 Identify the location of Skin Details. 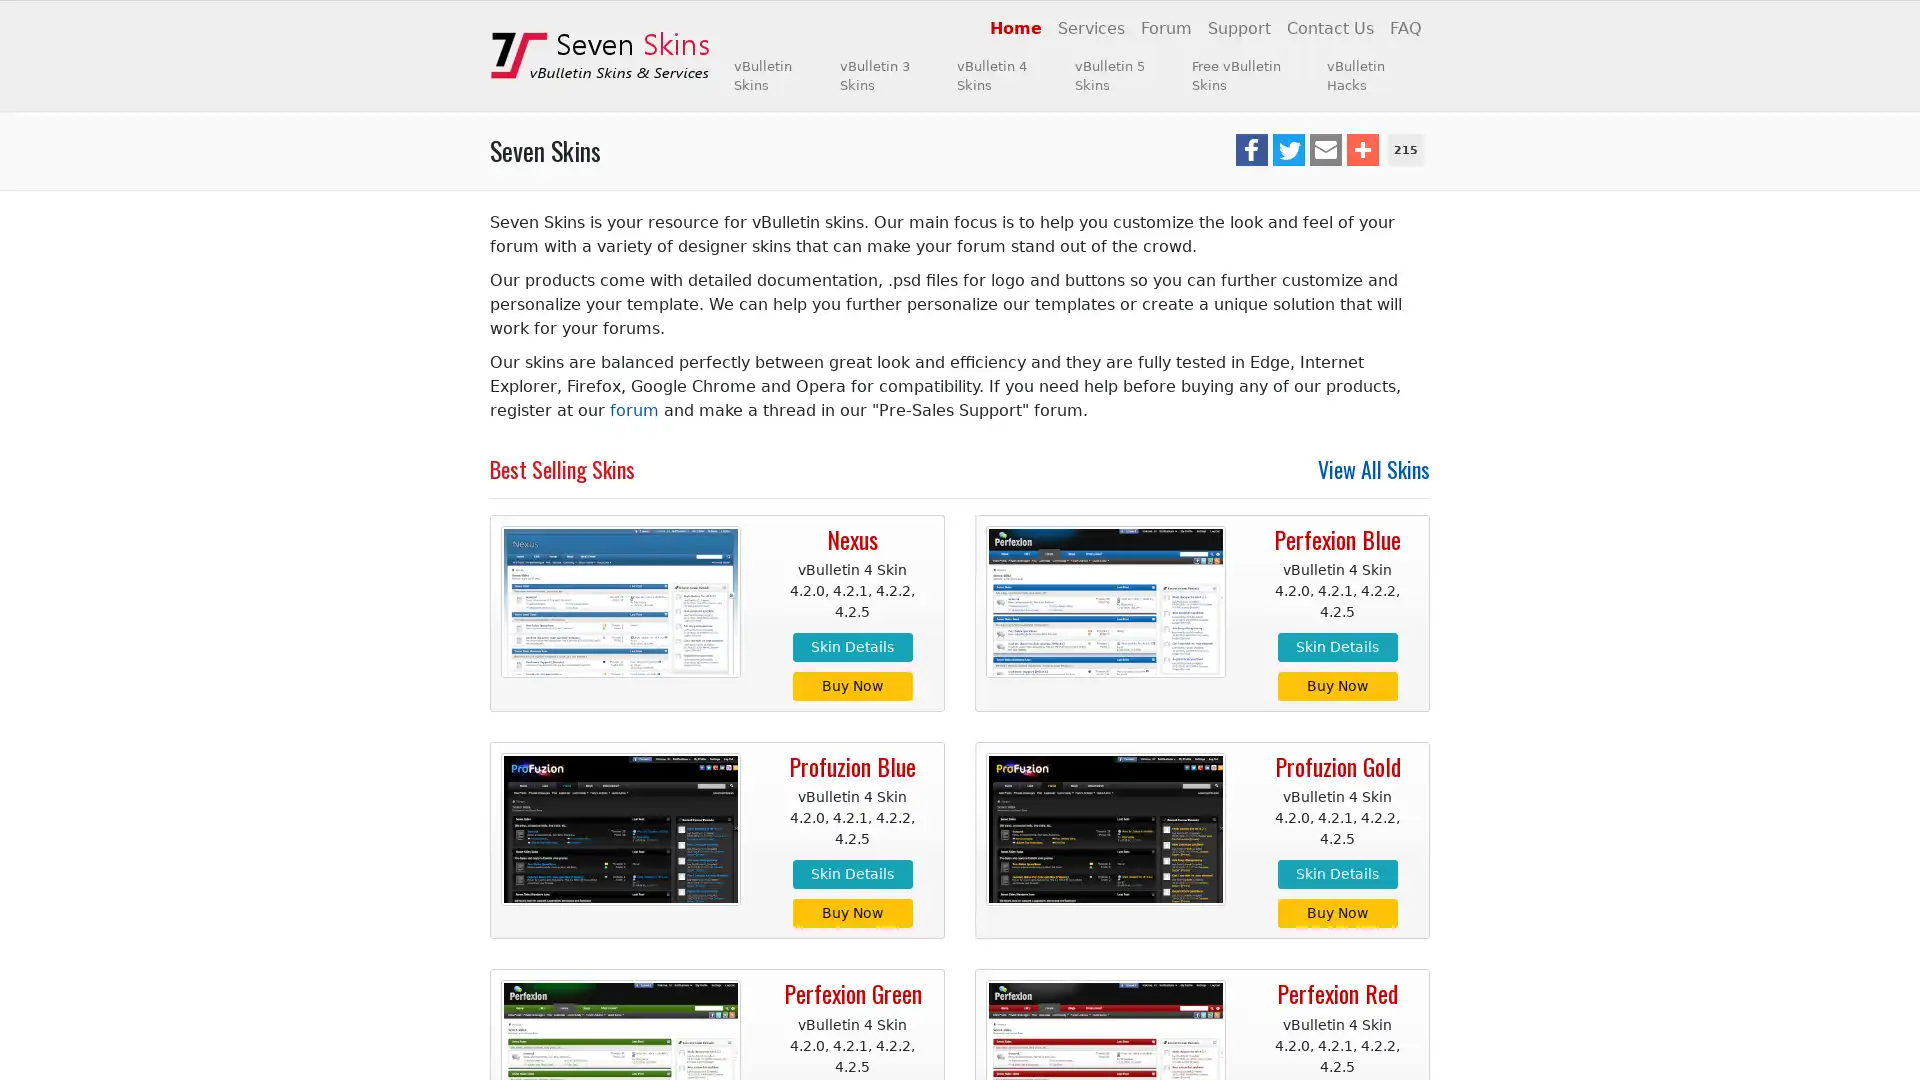
(1337, 873).